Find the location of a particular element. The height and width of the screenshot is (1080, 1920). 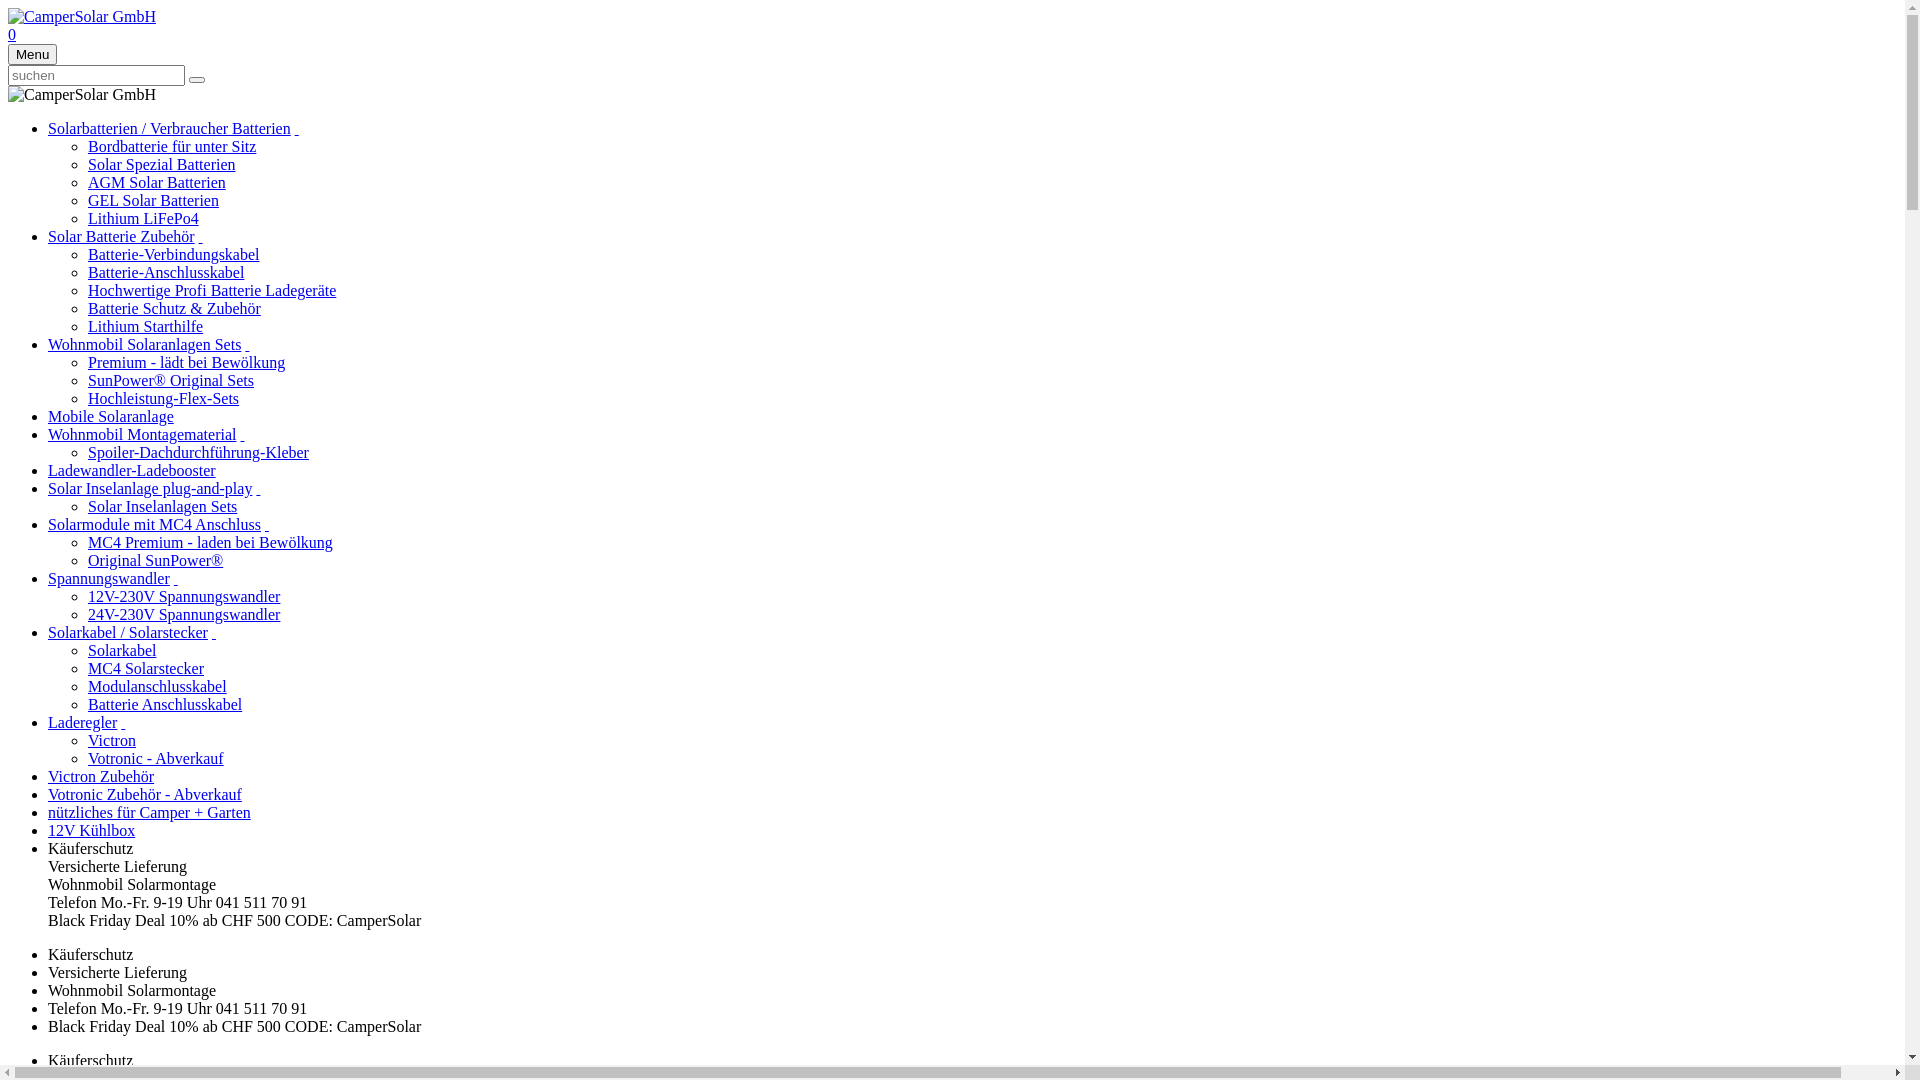

'Wohnmobil Solaranlagen Sets' is located at coordinates (143, 343).